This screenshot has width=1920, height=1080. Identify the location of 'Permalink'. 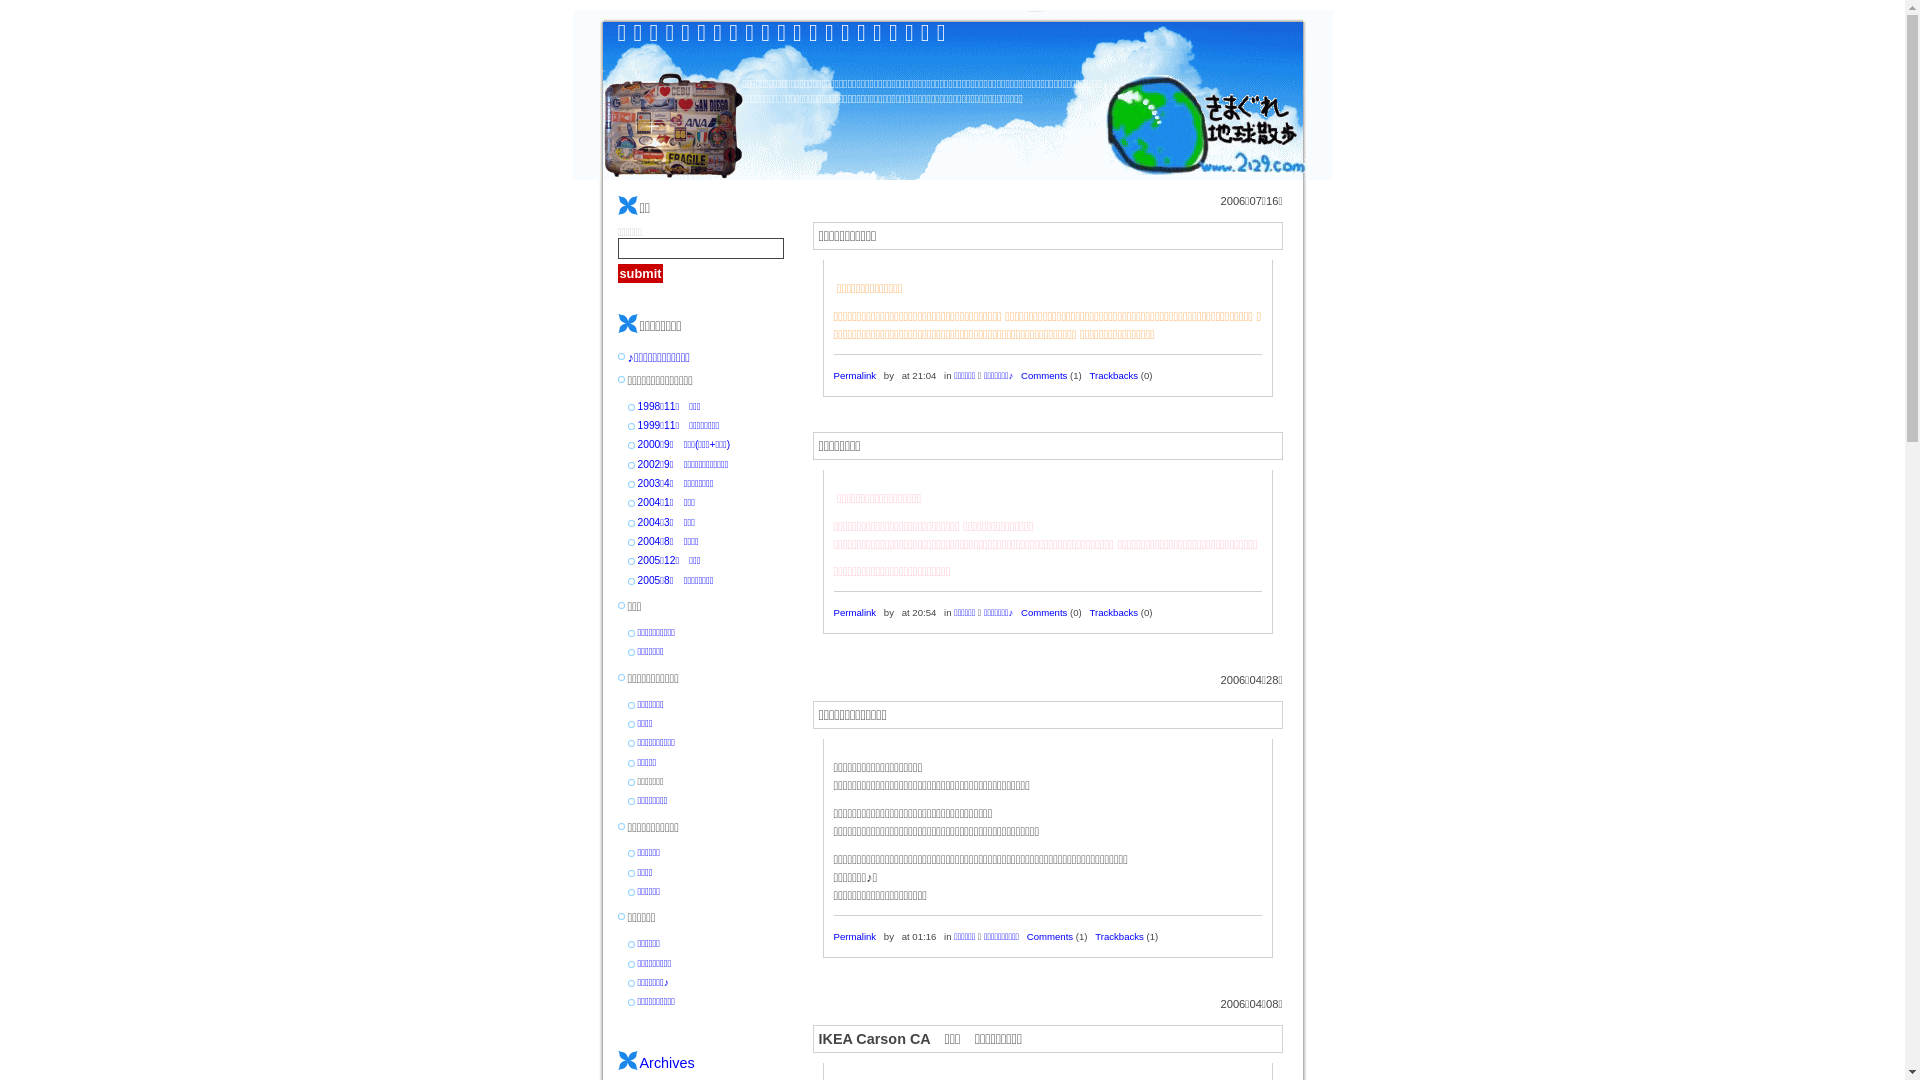
(855, 375).